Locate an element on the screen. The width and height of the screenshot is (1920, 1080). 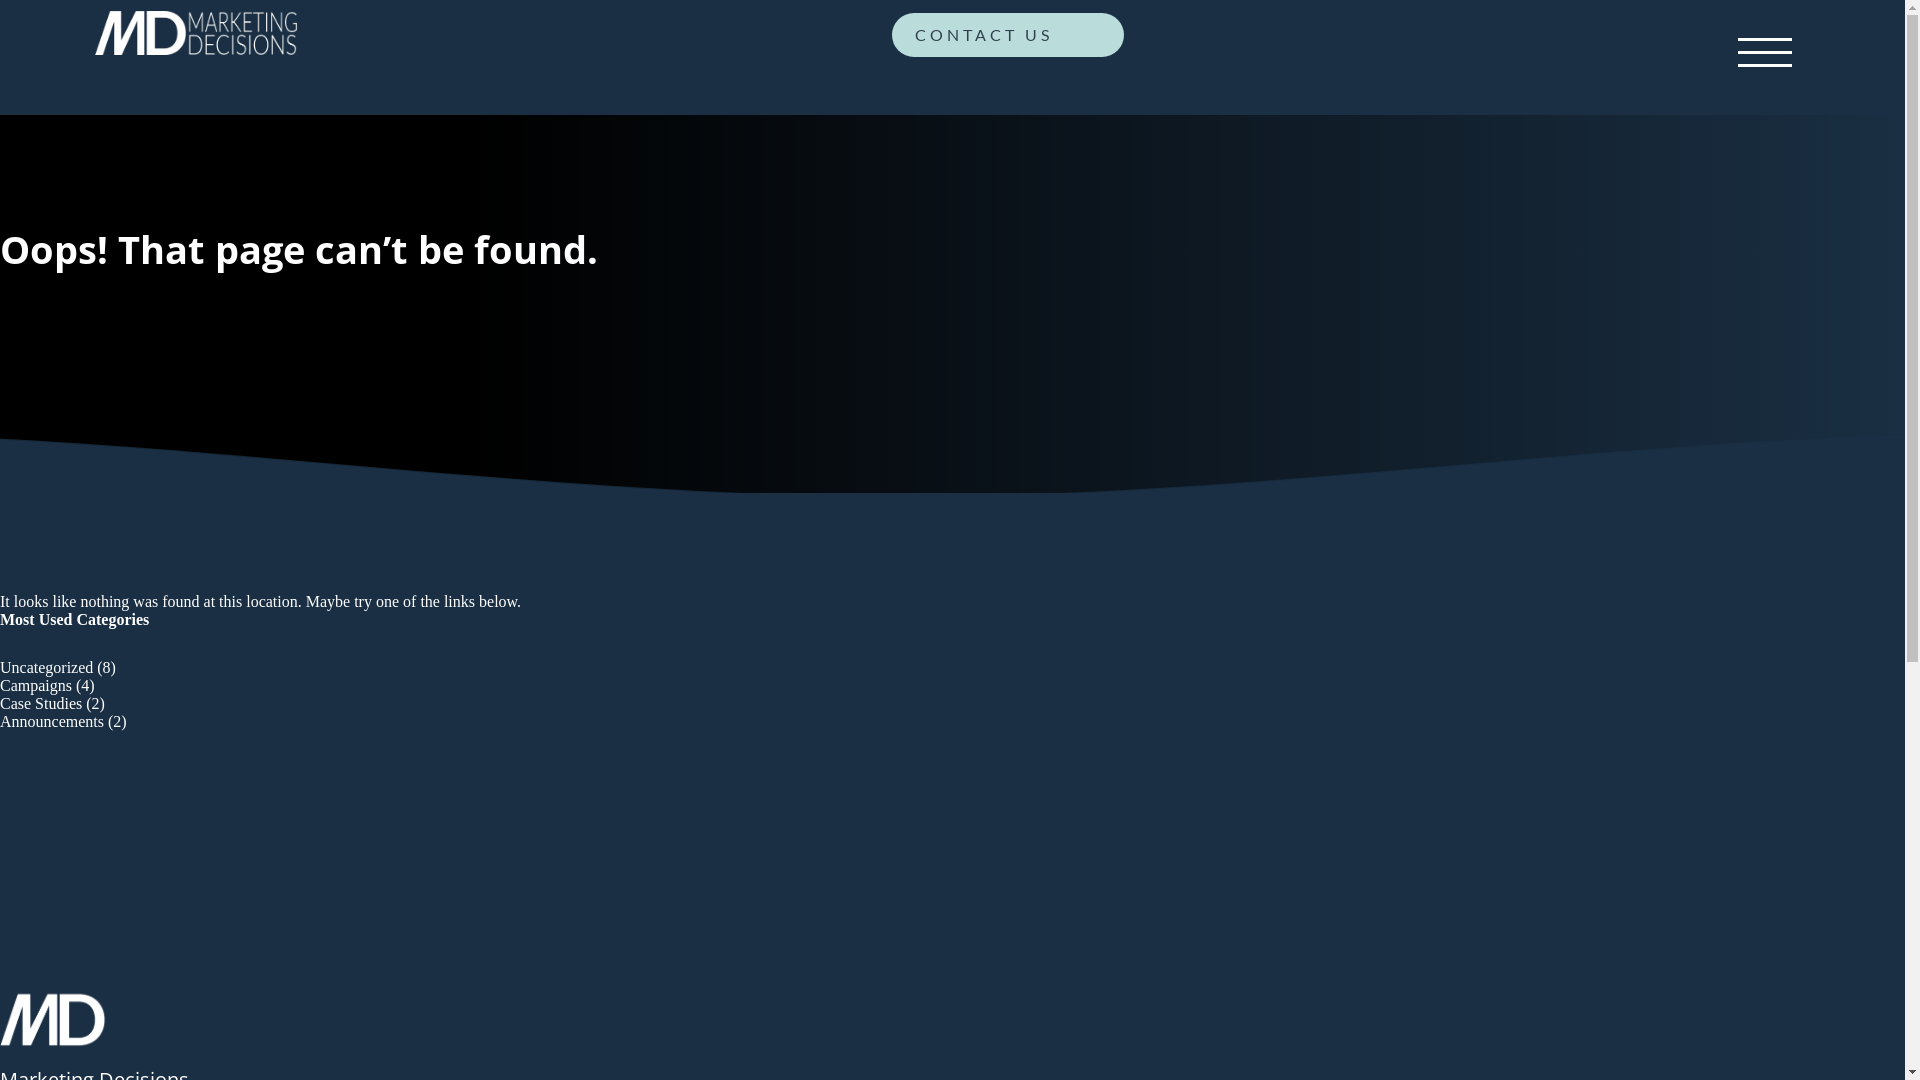
'Case Studies' is located at coordinates (41, 702).